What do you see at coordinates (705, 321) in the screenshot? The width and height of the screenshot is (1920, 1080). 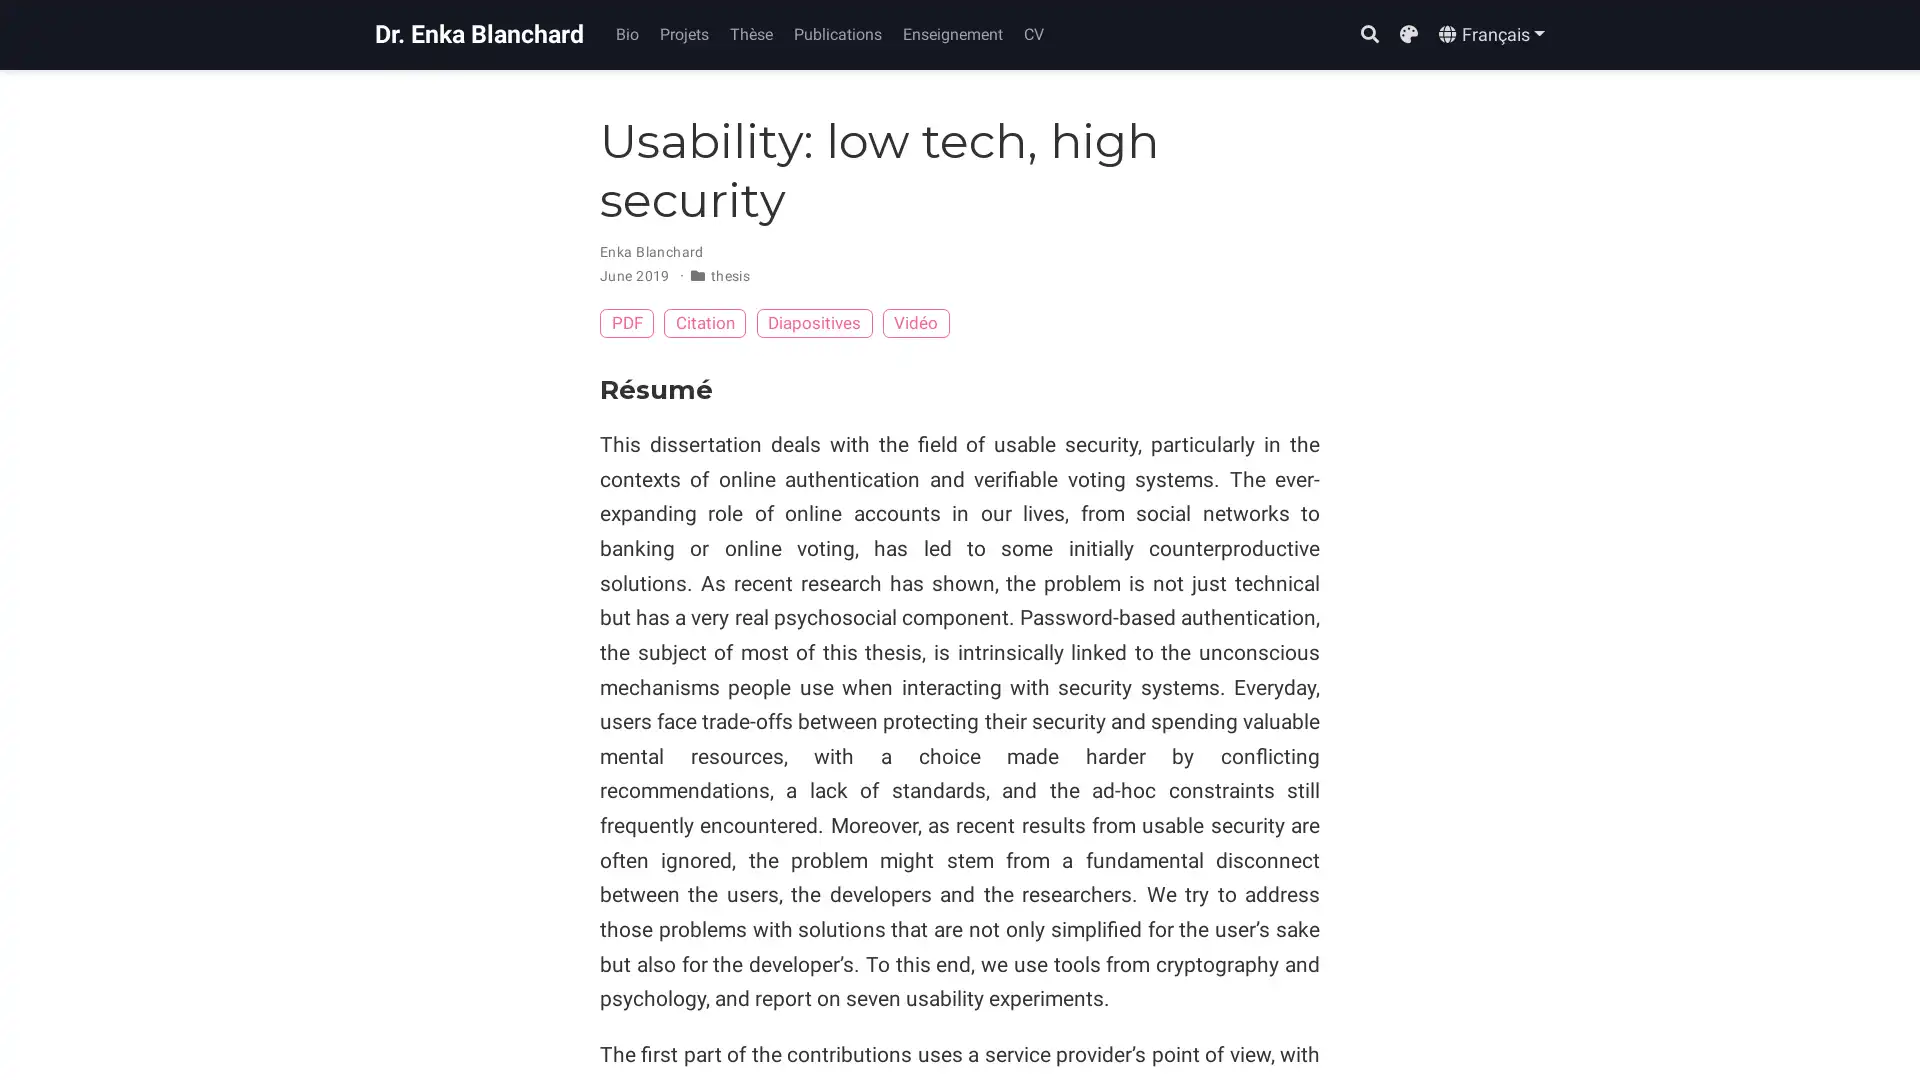 I see `Citation` at bounding box center [705, 321].